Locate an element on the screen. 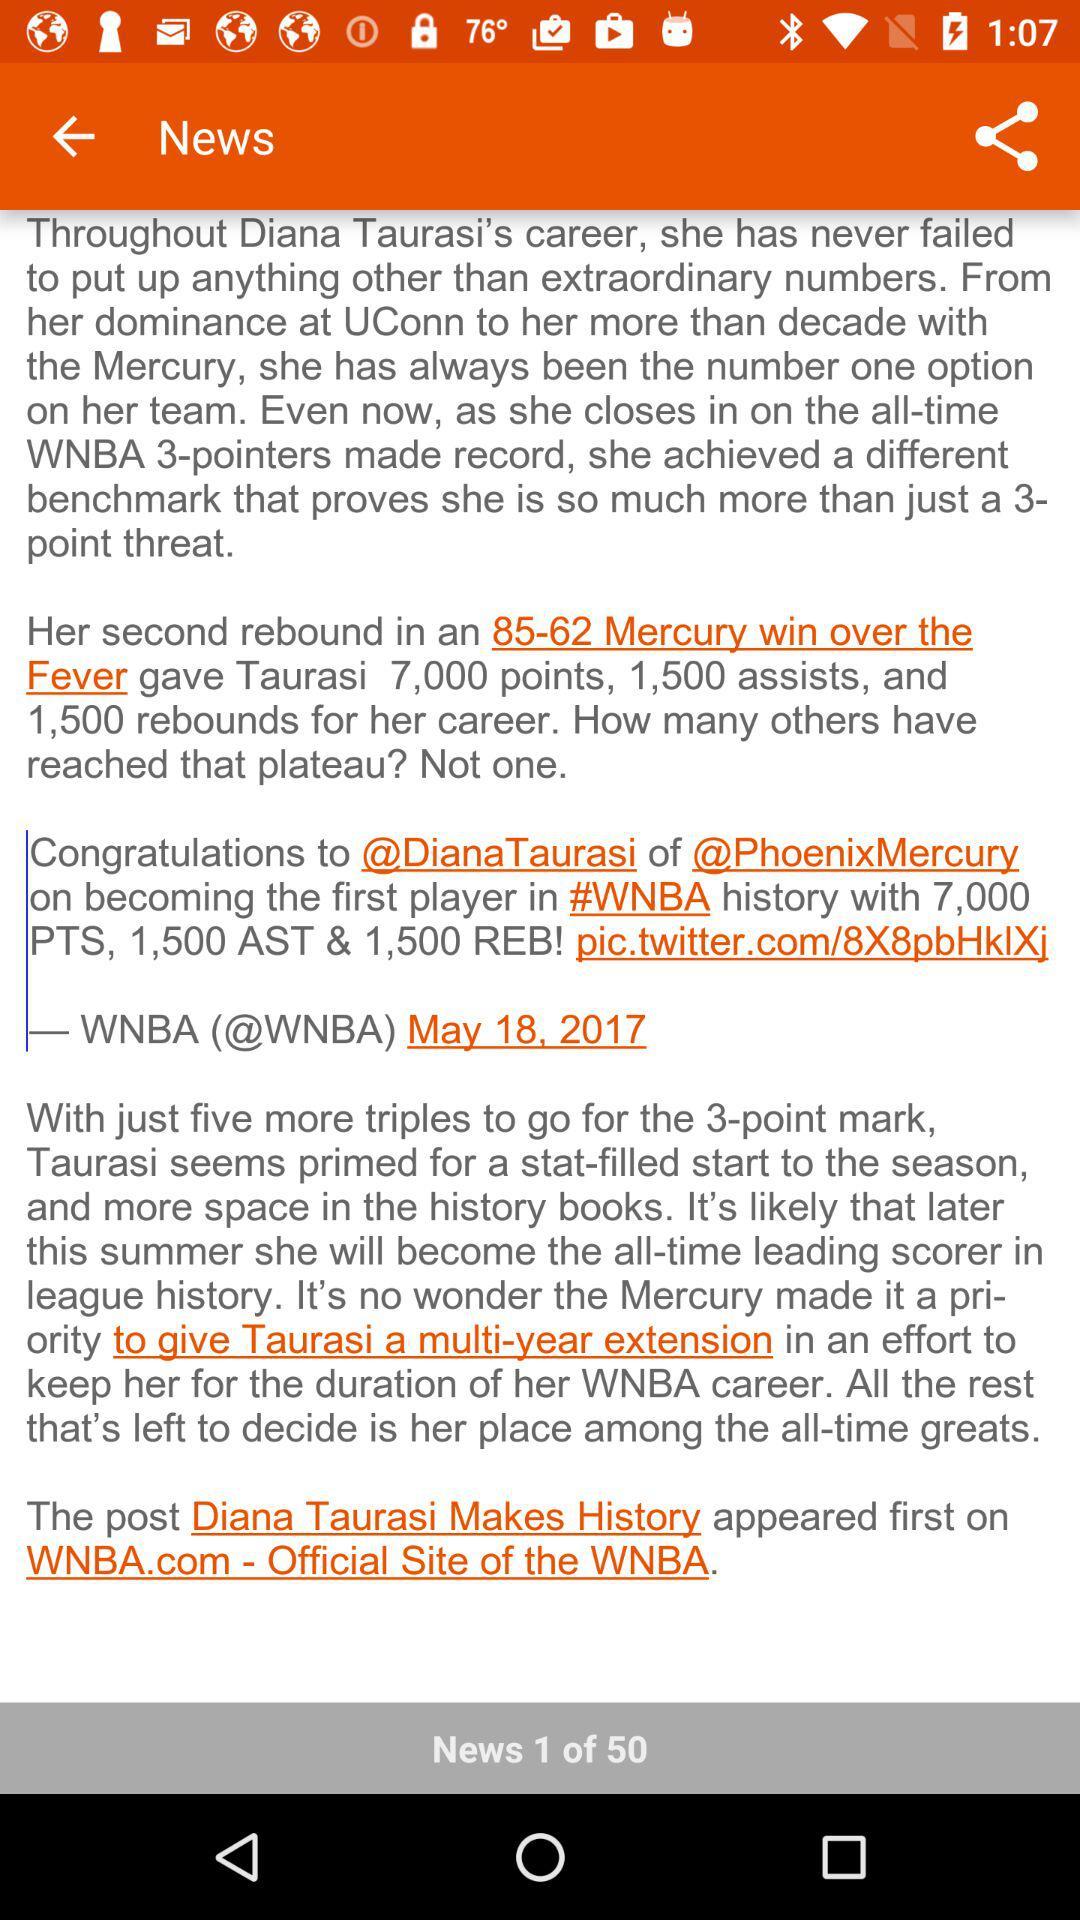 This screenshot has height=1920, width=1080. the icon above the throughout diana taurasi is located at coordinates (72, 135).